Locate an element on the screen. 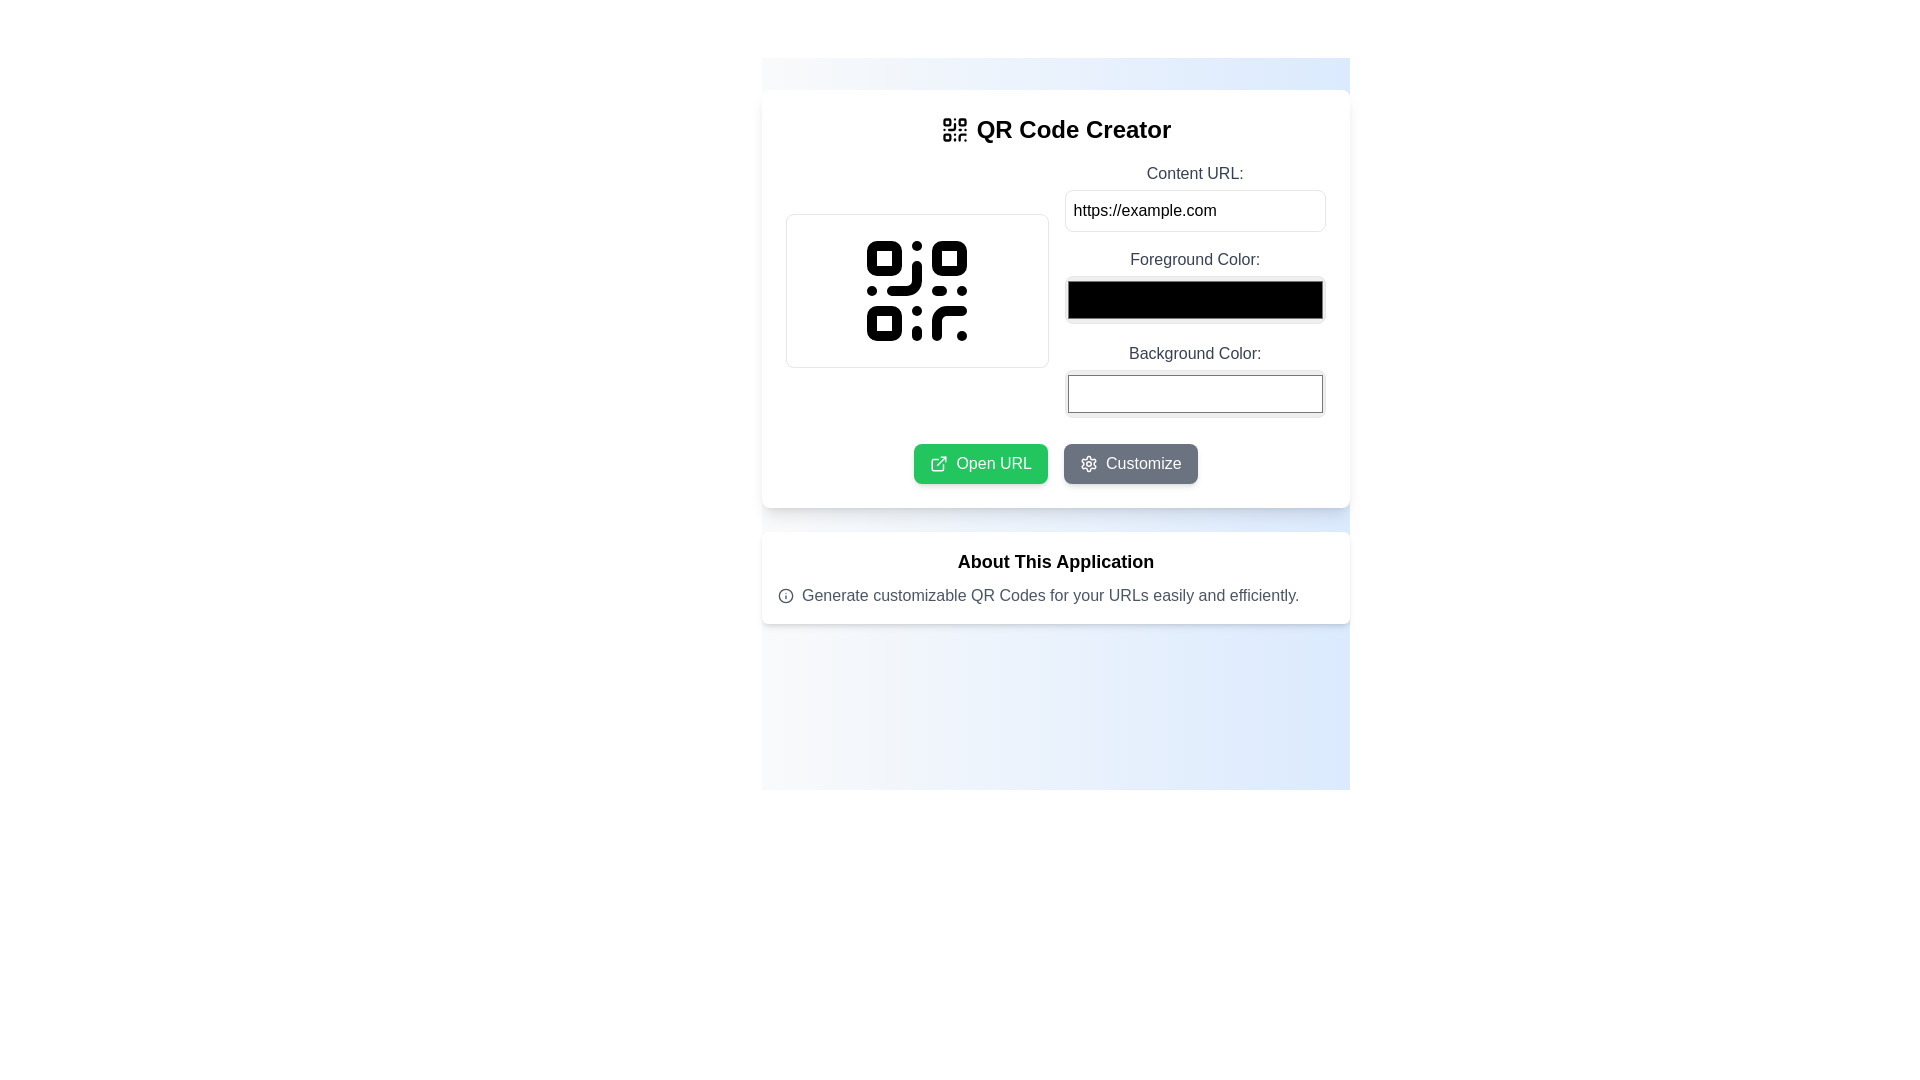  the Color input field, which is the third field in the vertical arrangement of fields, located under the 'Foreground Color' field is located at coordinates (1195, 381).